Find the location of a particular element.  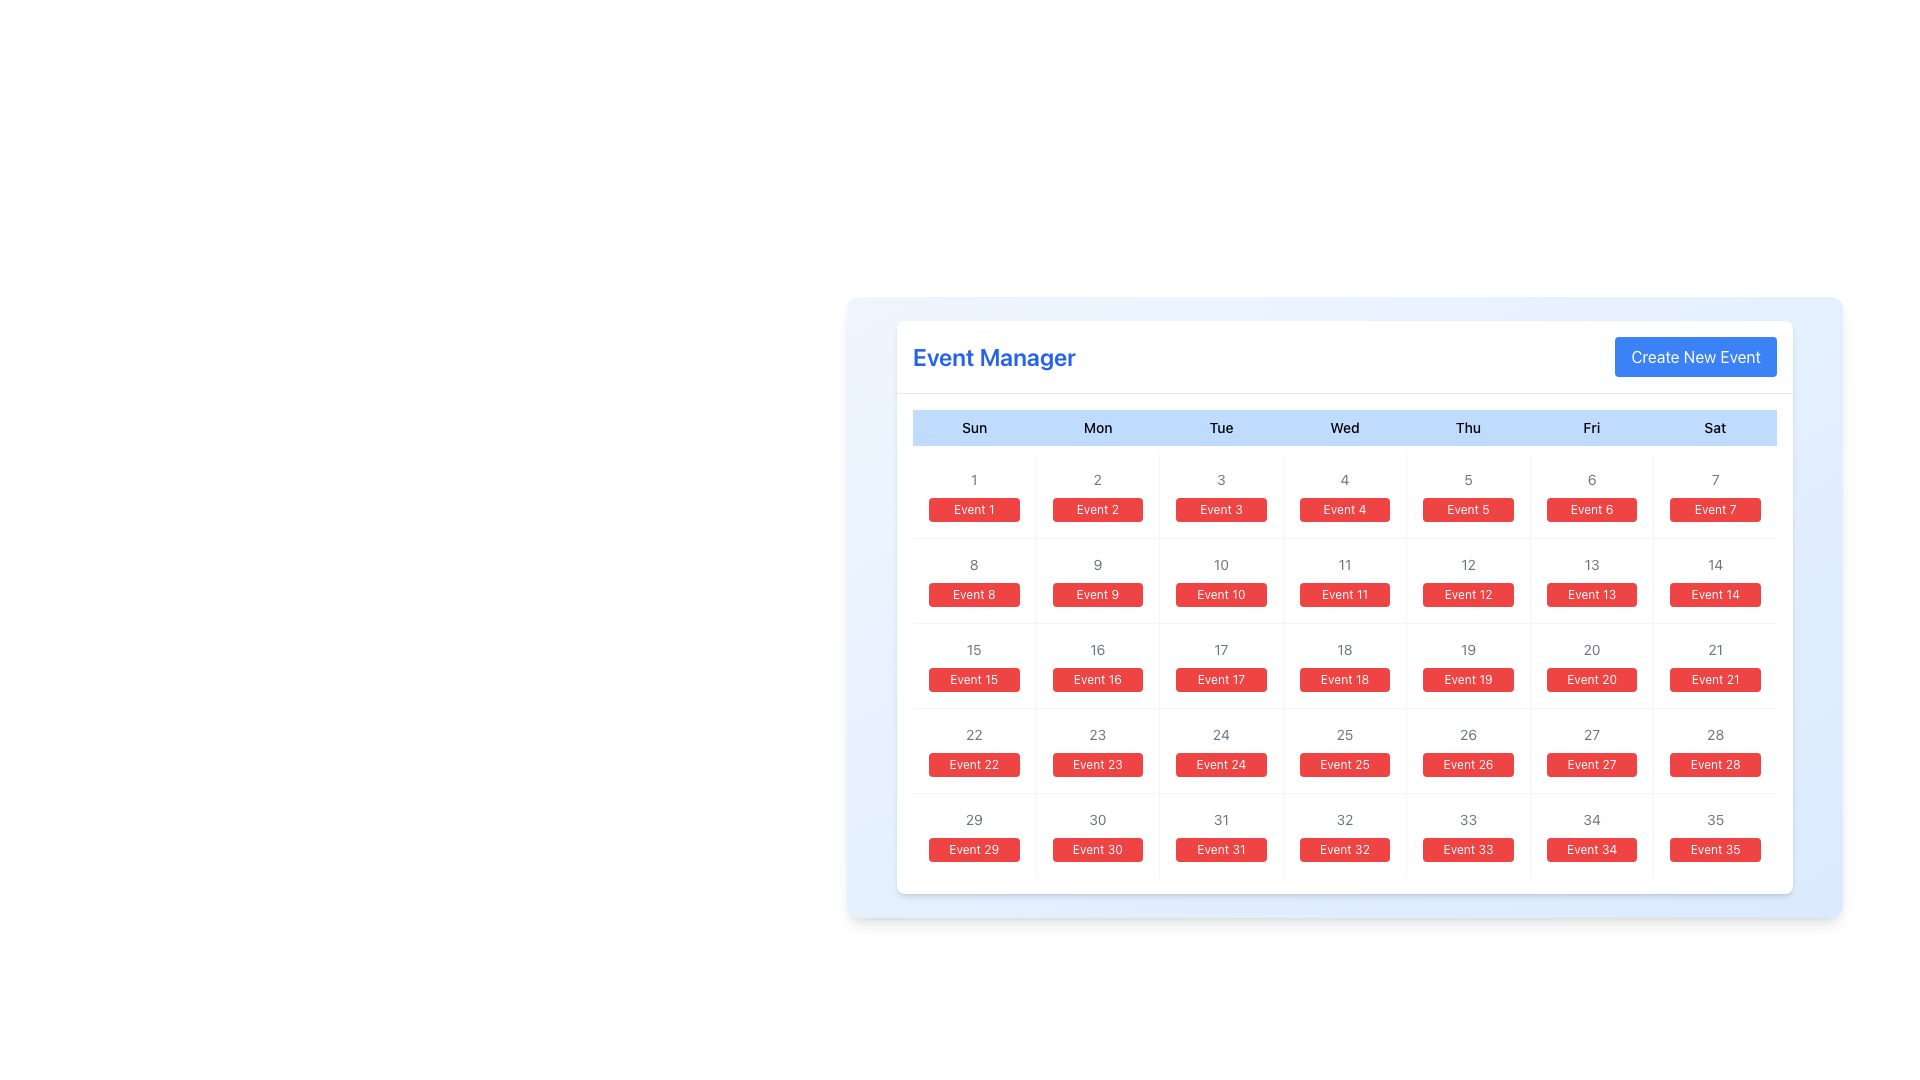

the Text Label displaying the number '5' in gray font, located above the button labeled 'Event 5' in the calendar cell for Thursday is located at coordinates (1468, 479).